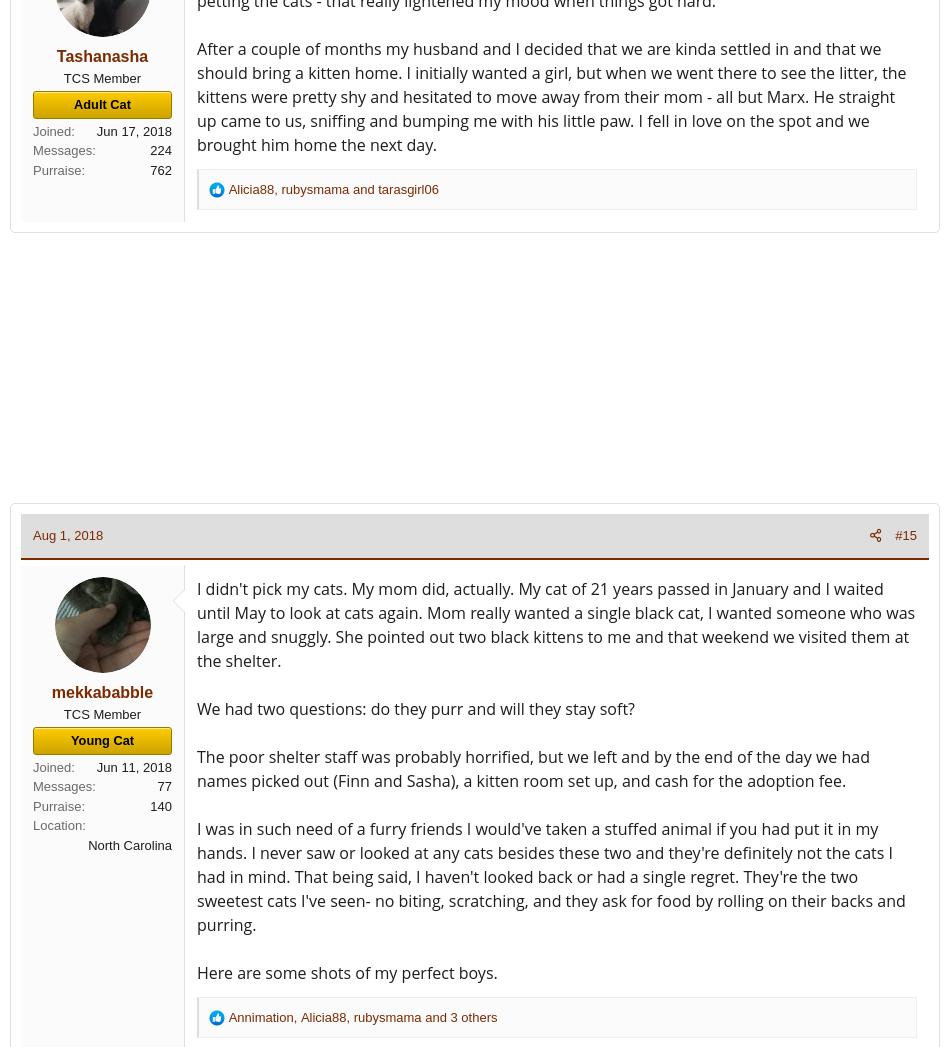  What do you see at coordinates (150, 169) in the screenshot?
I see `'762'` at bounding box center [150, 169].